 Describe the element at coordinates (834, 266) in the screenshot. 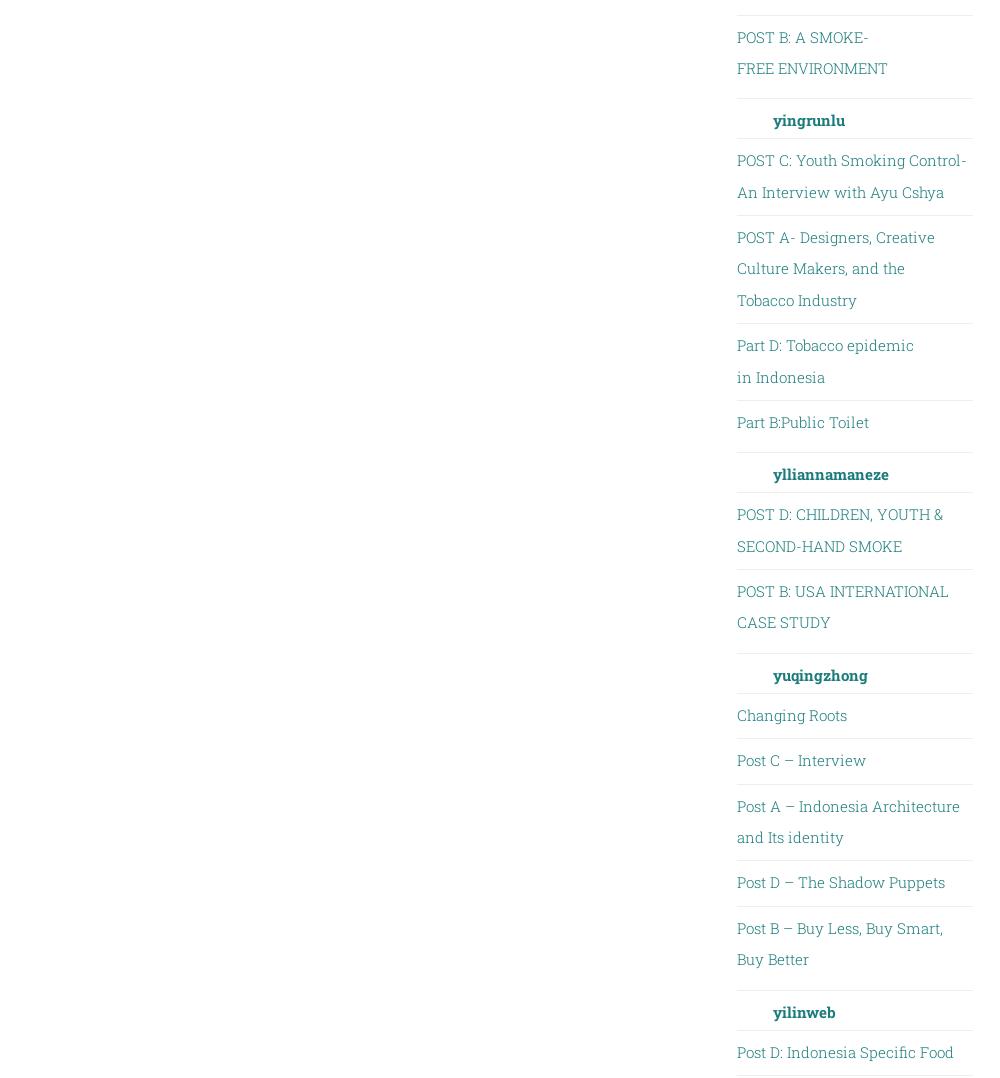

I see `'POST A- Designers, Creative Culture Makers, and the Tobacco Industry'` at that location.